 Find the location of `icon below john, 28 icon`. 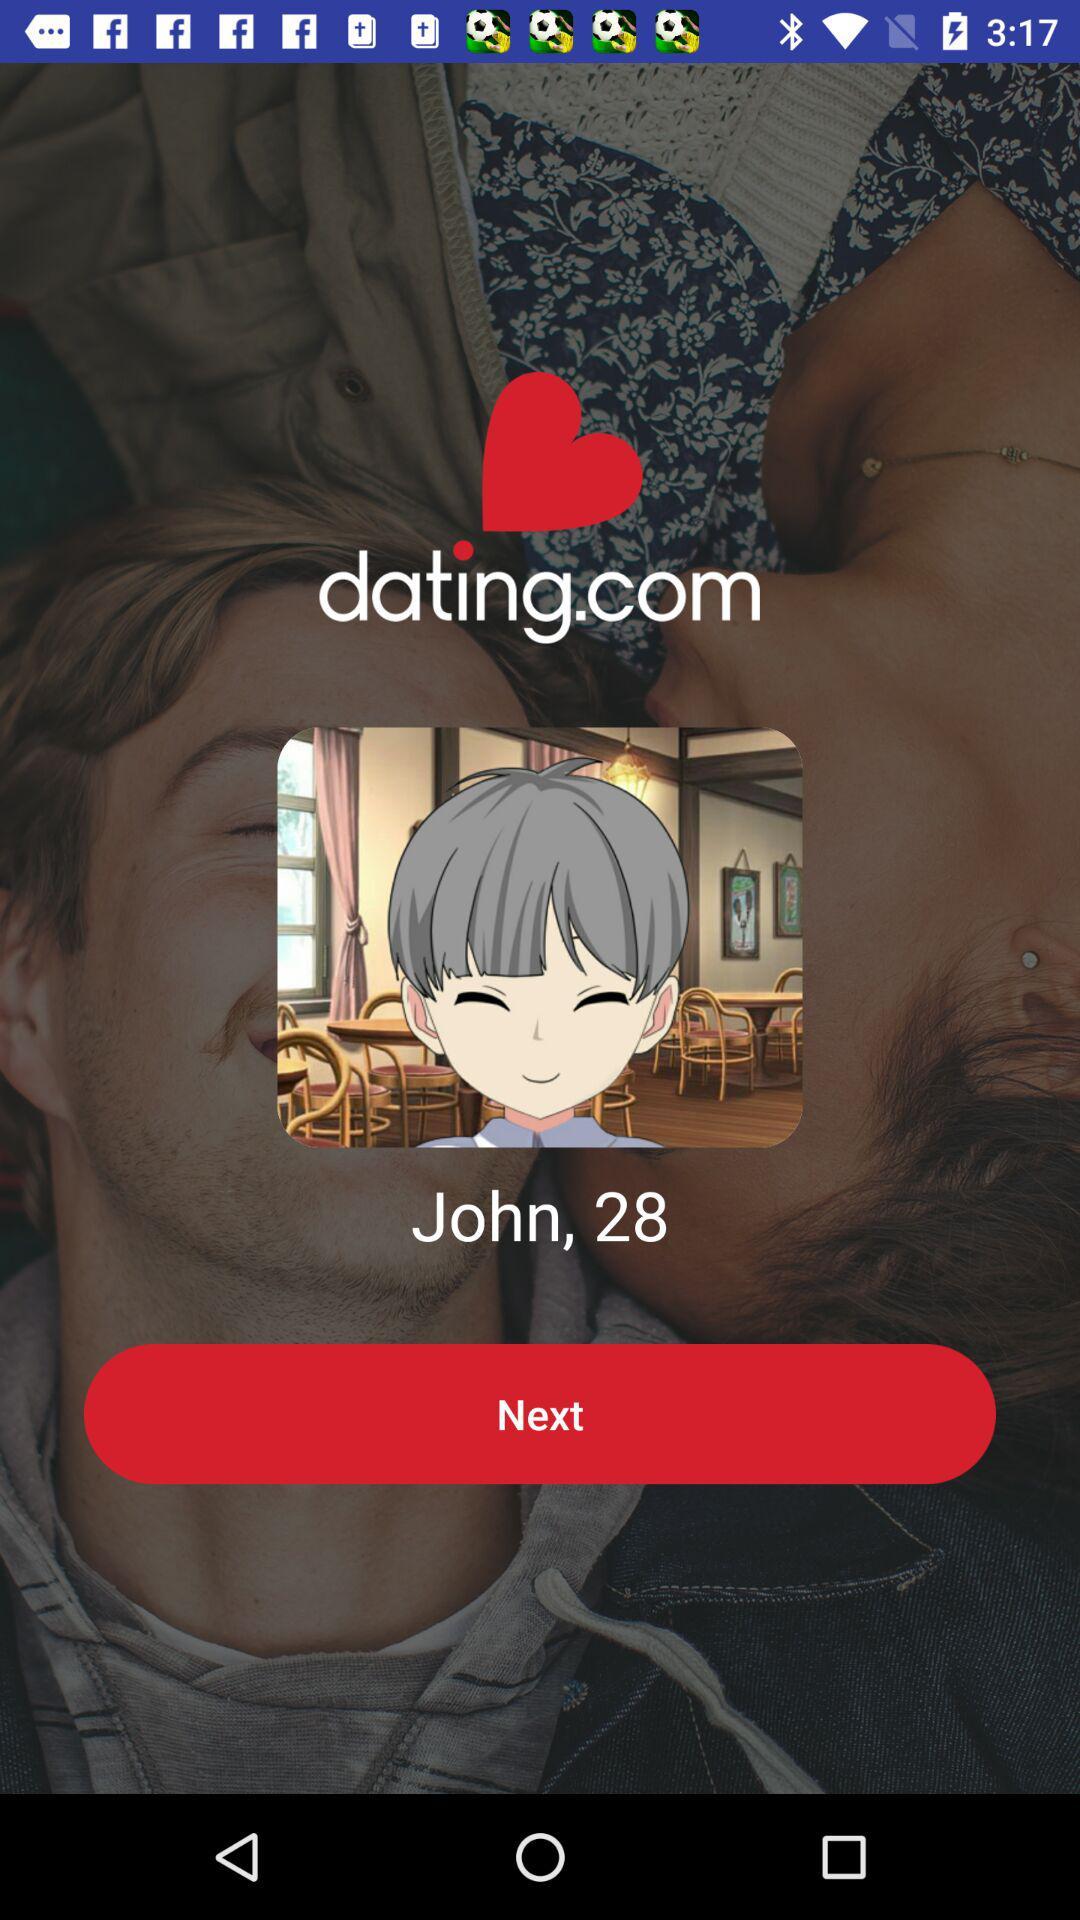

icon below john, 28 icon is located at coordinates (540, 1413).